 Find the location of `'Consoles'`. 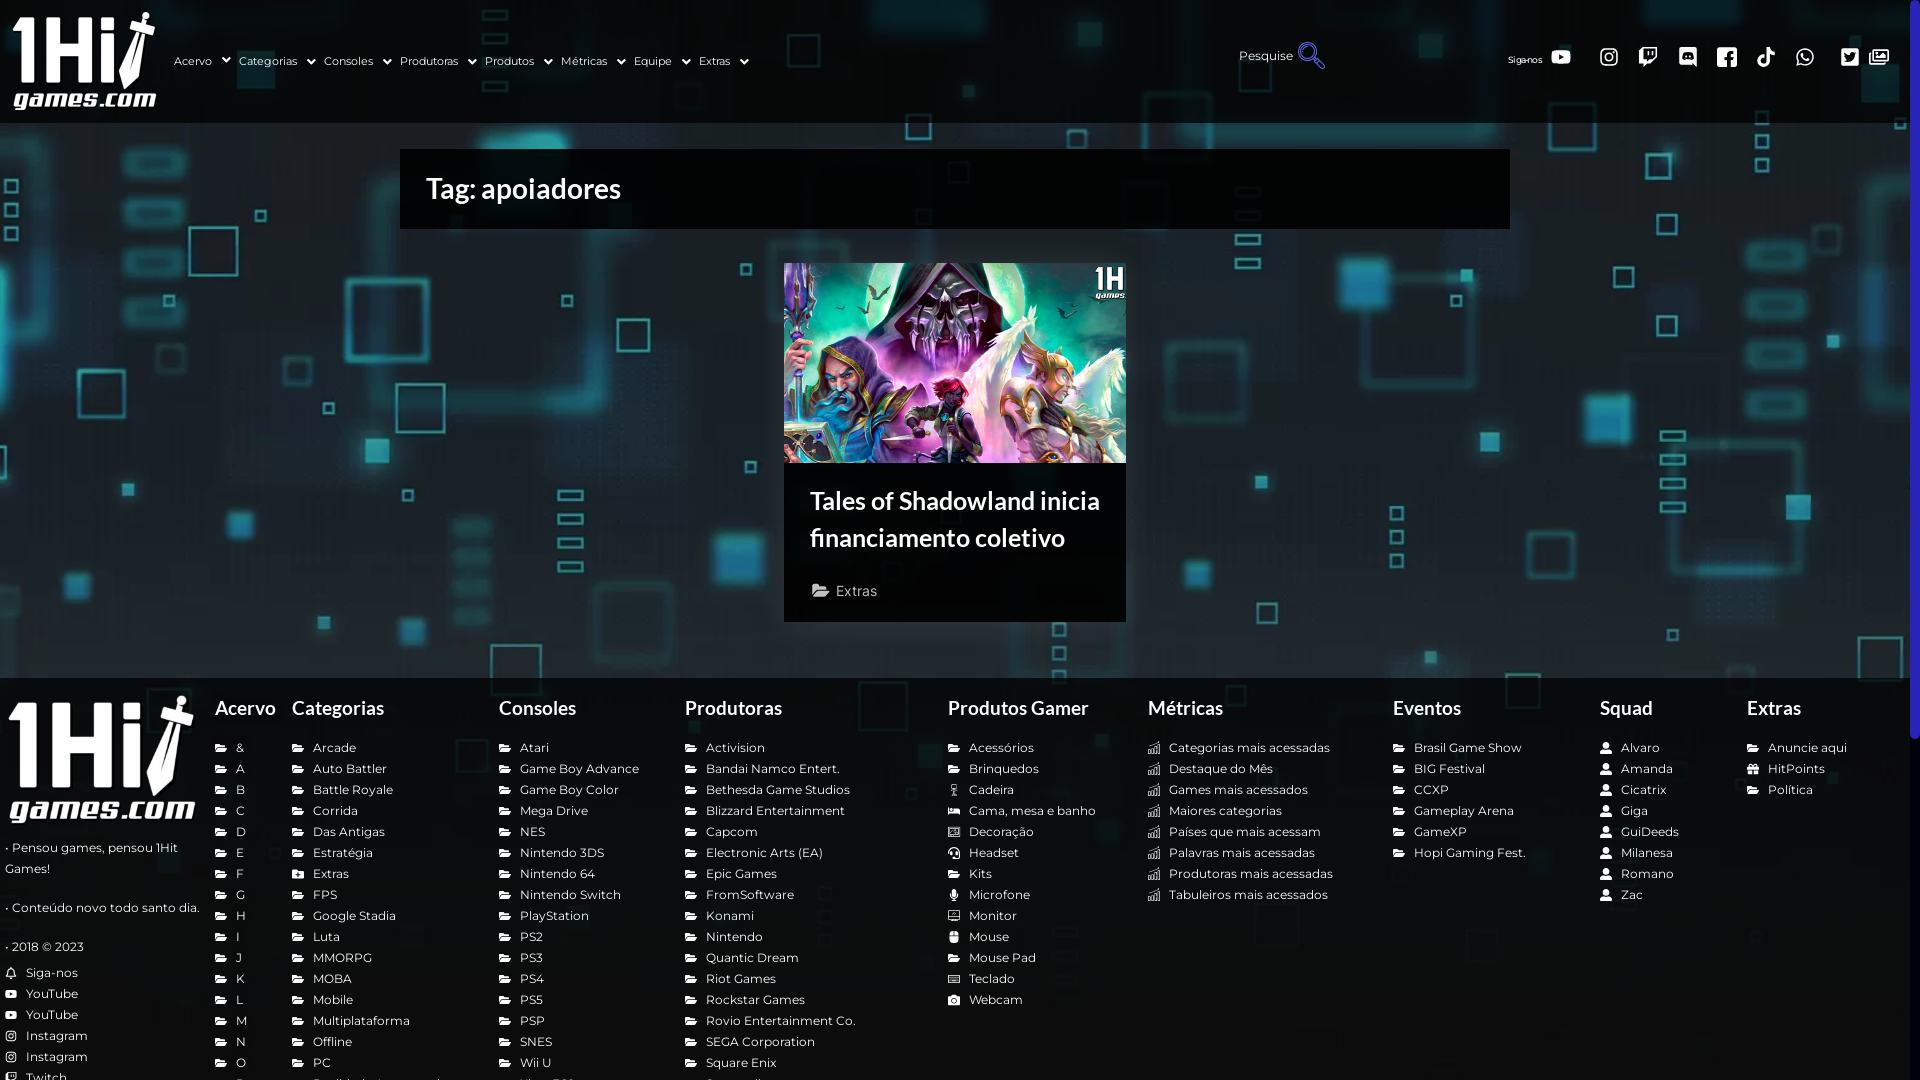

'Consoles' is located at coordinates (320, 60).